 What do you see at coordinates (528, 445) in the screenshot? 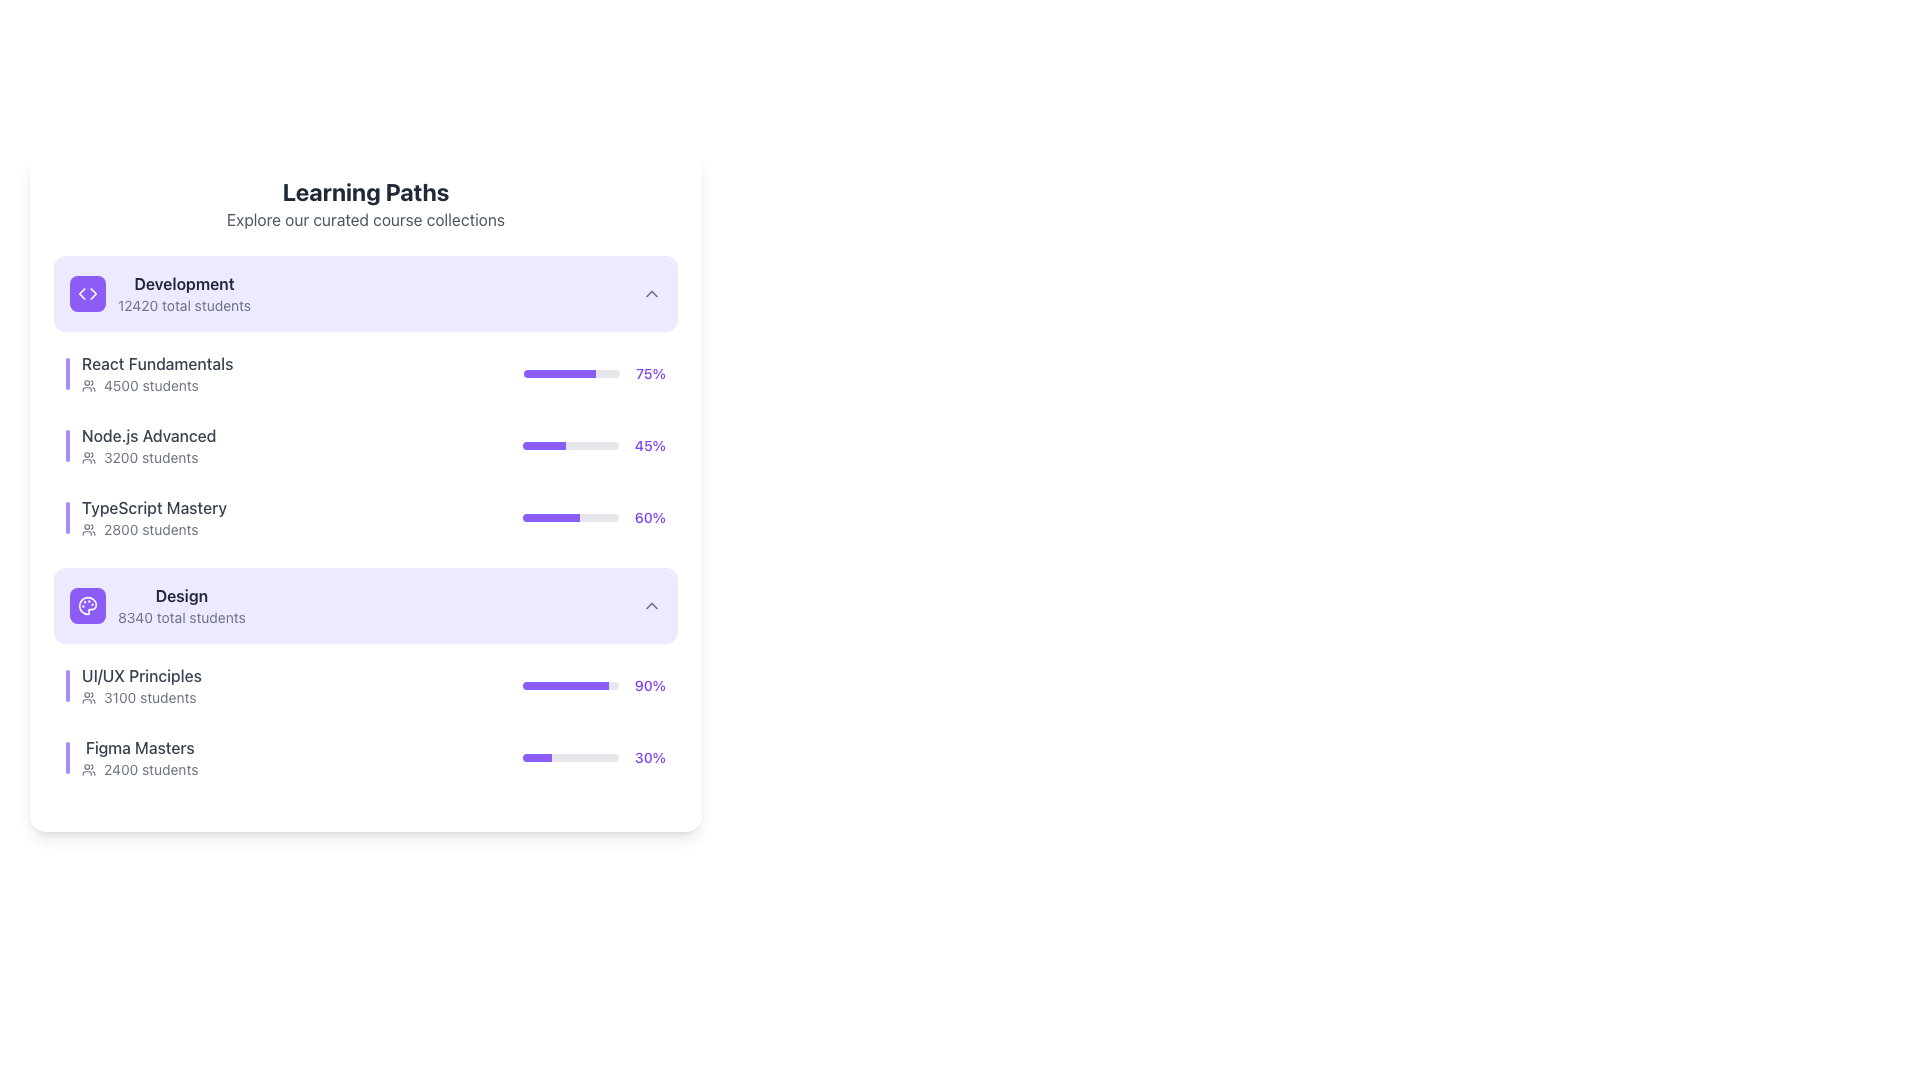
I see `progress` at bounding box center [528, 445].